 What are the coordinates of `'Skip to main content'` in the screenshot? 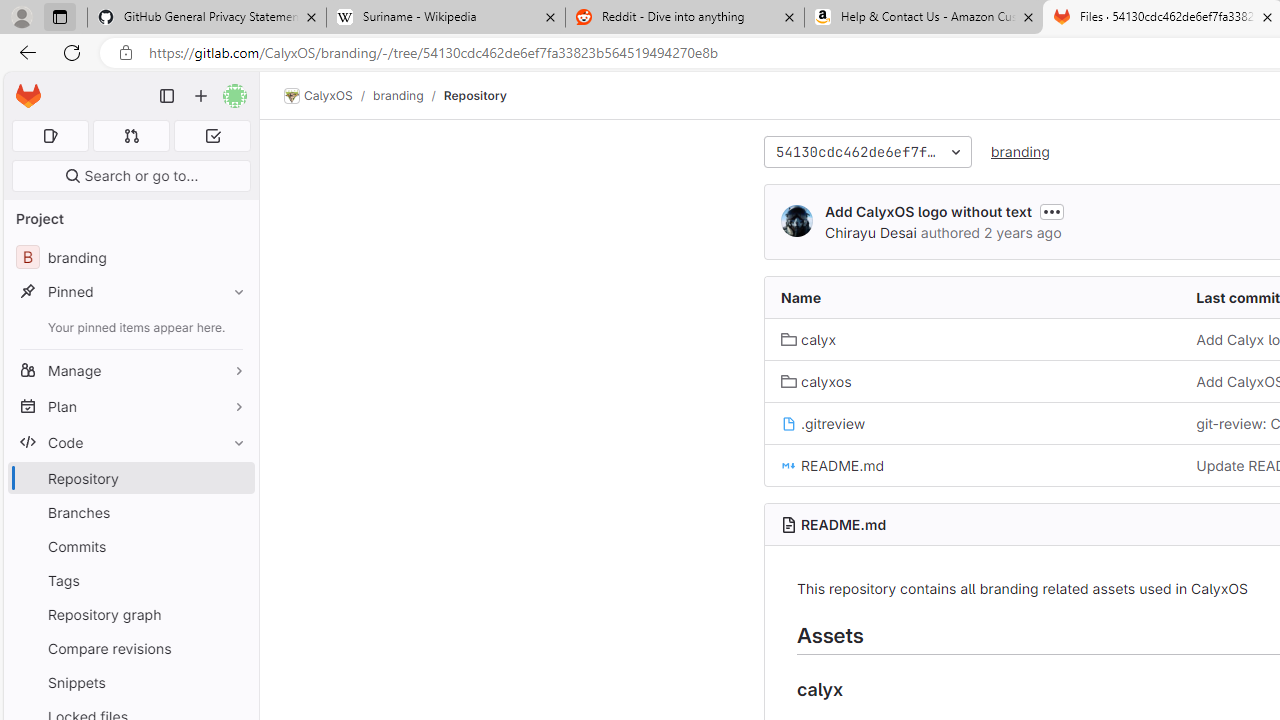 It's located at (23, 86).